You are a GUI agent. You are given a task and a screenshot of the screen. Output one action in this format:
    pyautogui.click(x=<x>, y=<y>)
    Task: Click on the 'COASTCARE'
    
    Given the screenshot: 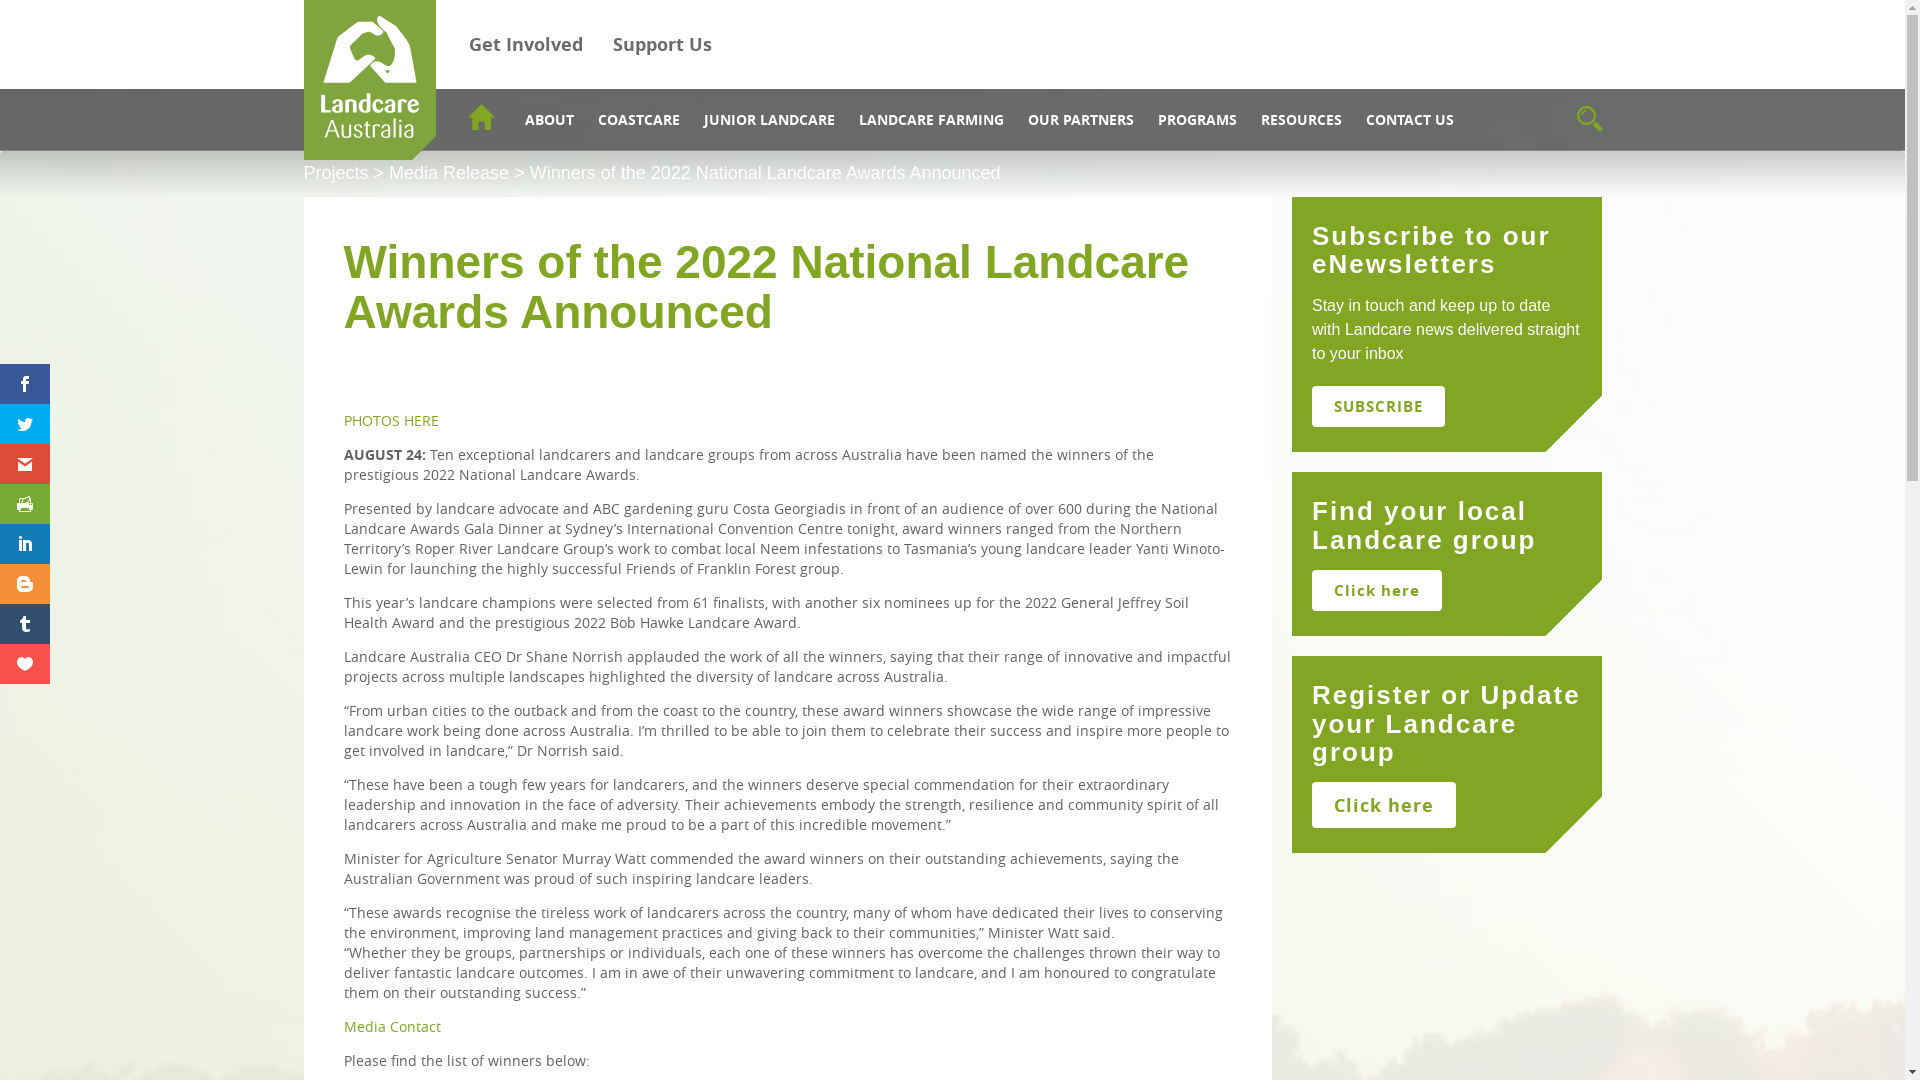 What is the action you would take?
    pyautogui.click(x=637, y=119)
    